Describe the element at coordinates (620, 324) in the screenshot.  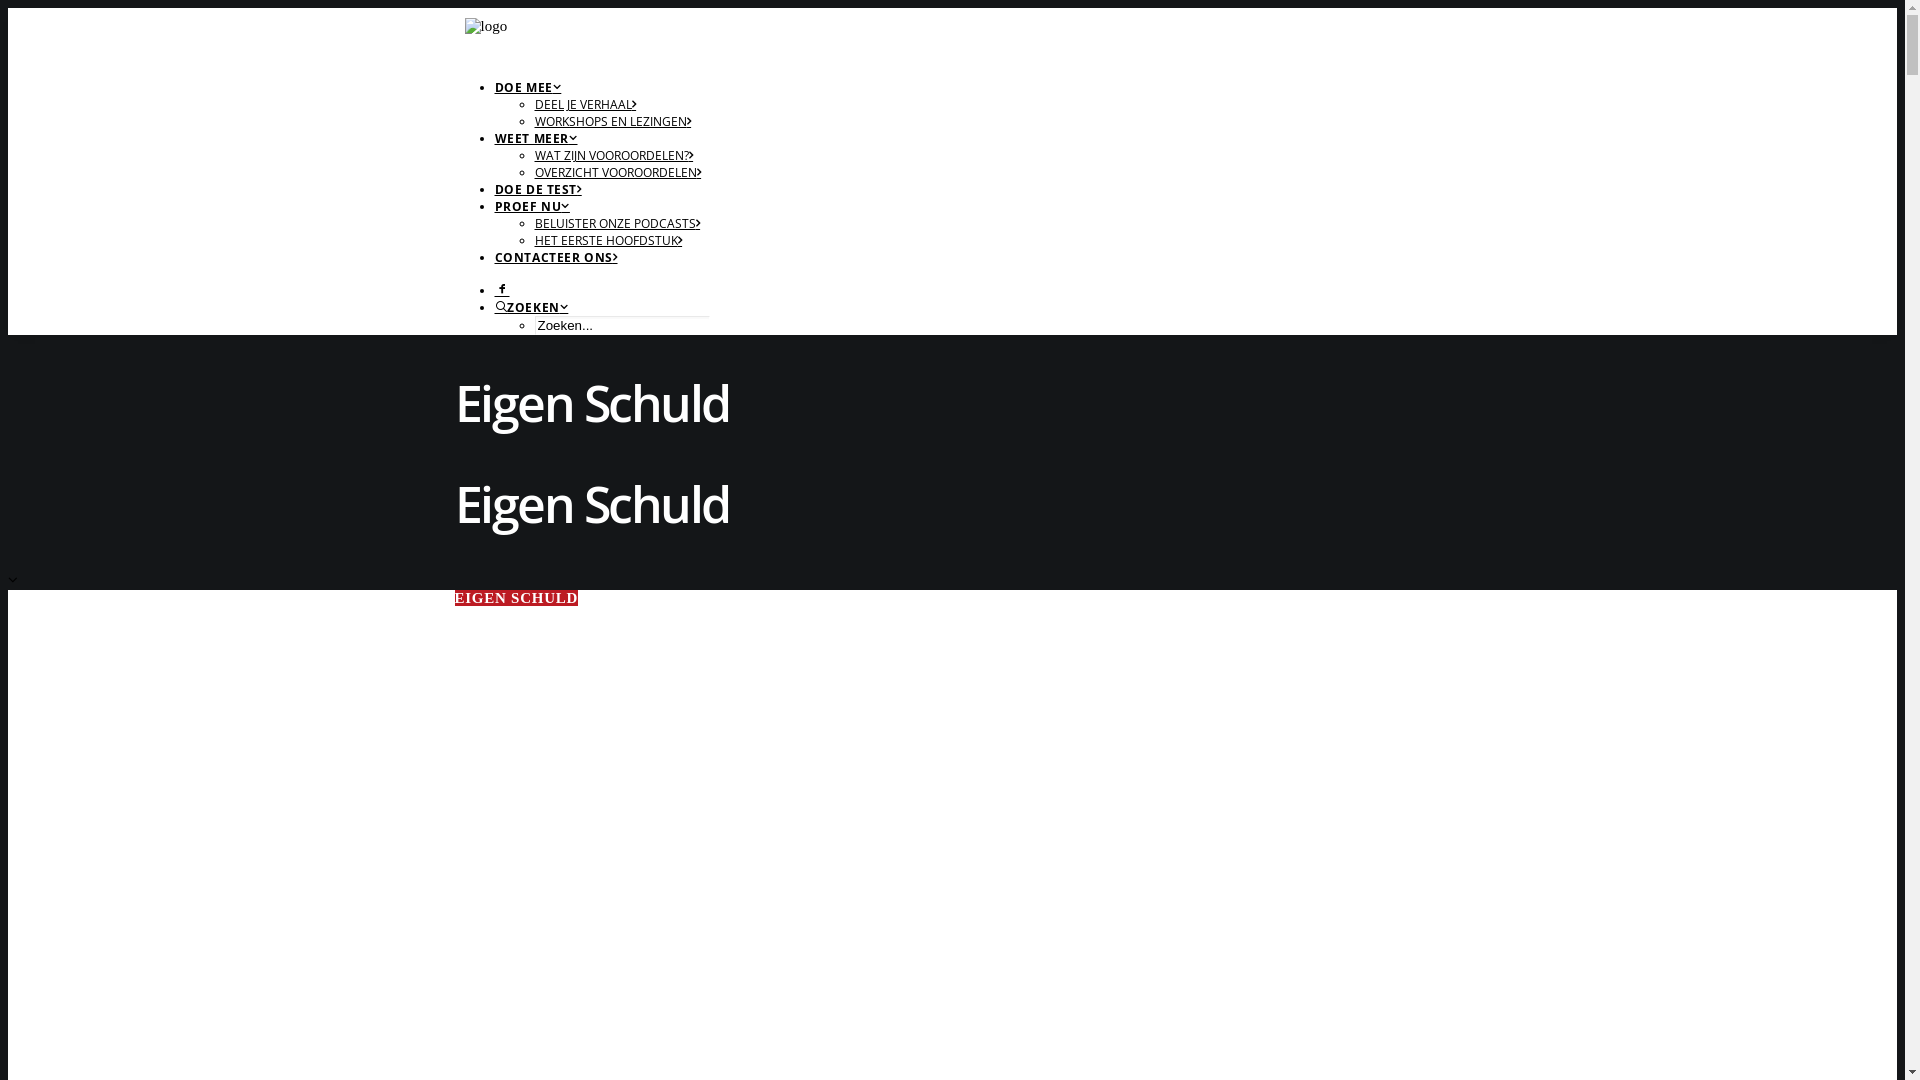
I see `'Zoeken...'` at that location.